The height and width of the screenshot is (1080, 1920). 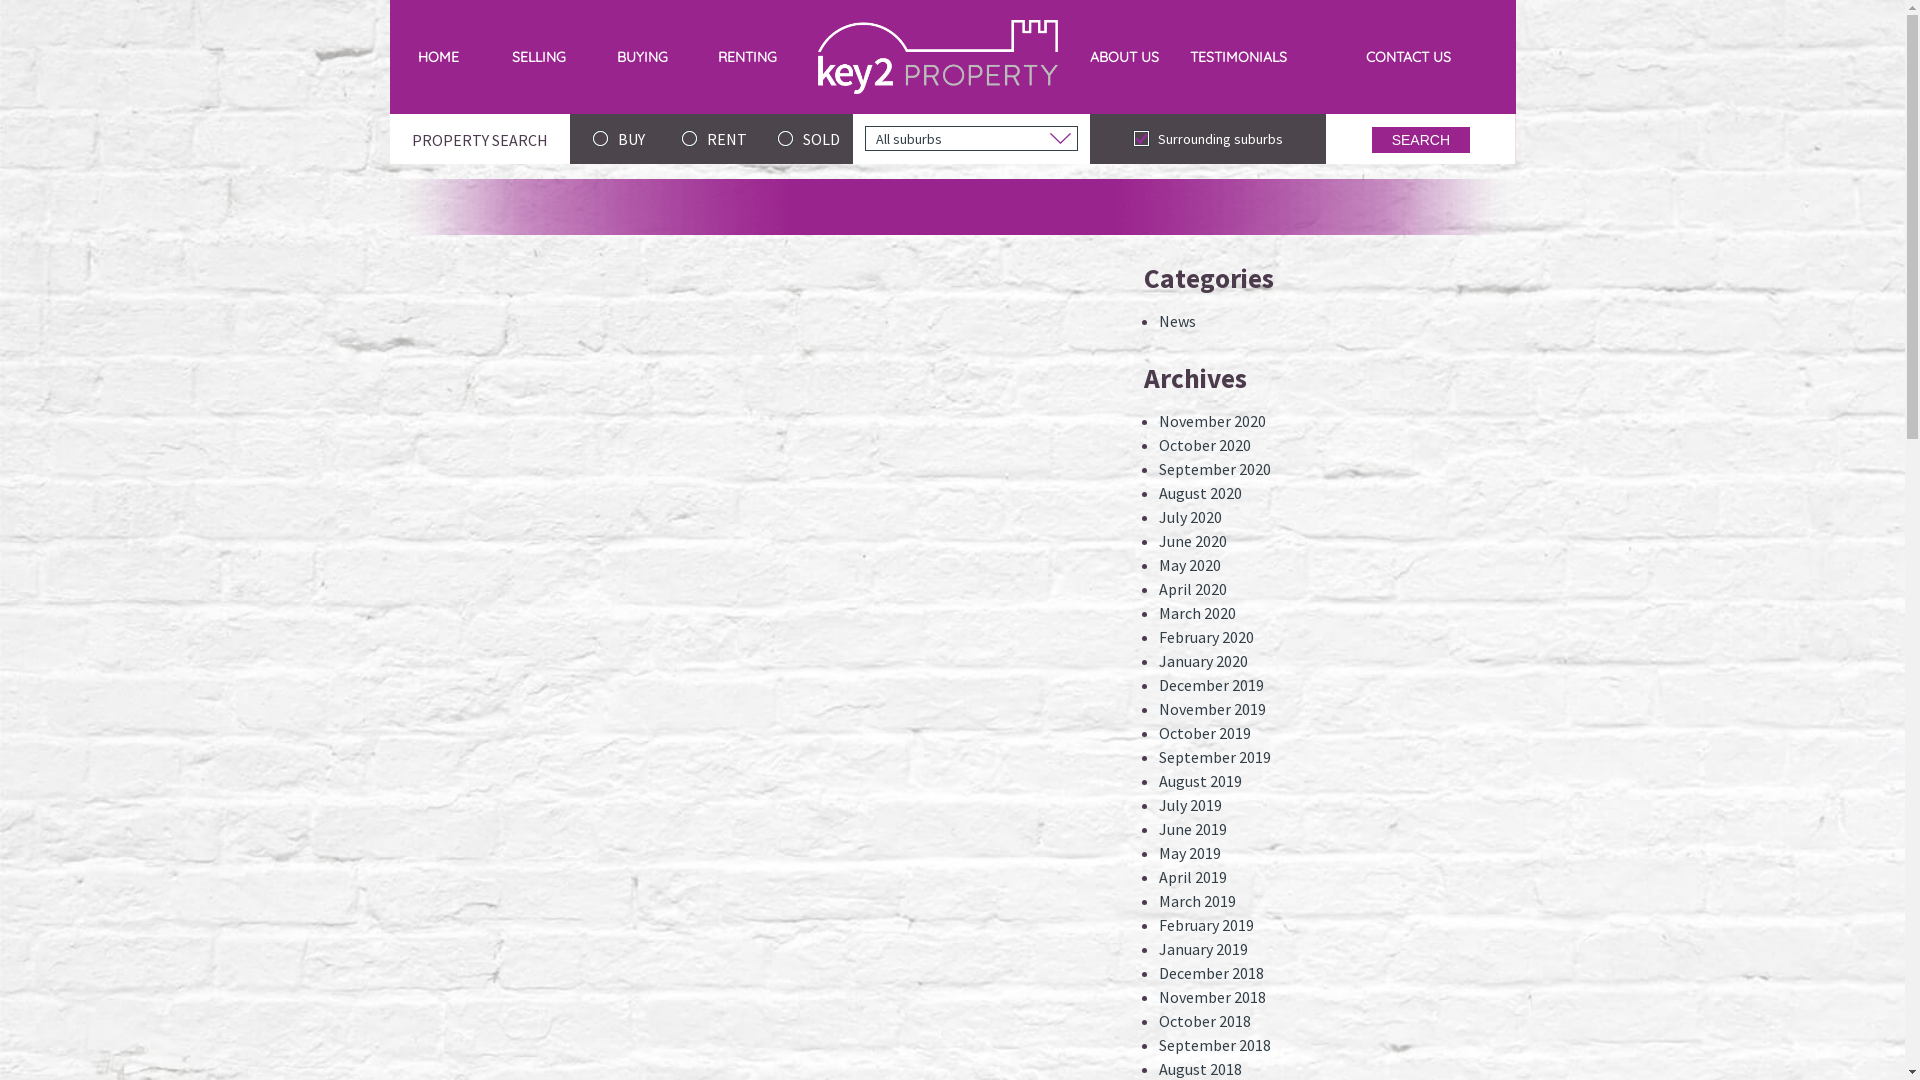 What do you see at coordinates (1202, 660) in the screenshot?
I see `'January 2020'` at bounding box center [1202, 660].